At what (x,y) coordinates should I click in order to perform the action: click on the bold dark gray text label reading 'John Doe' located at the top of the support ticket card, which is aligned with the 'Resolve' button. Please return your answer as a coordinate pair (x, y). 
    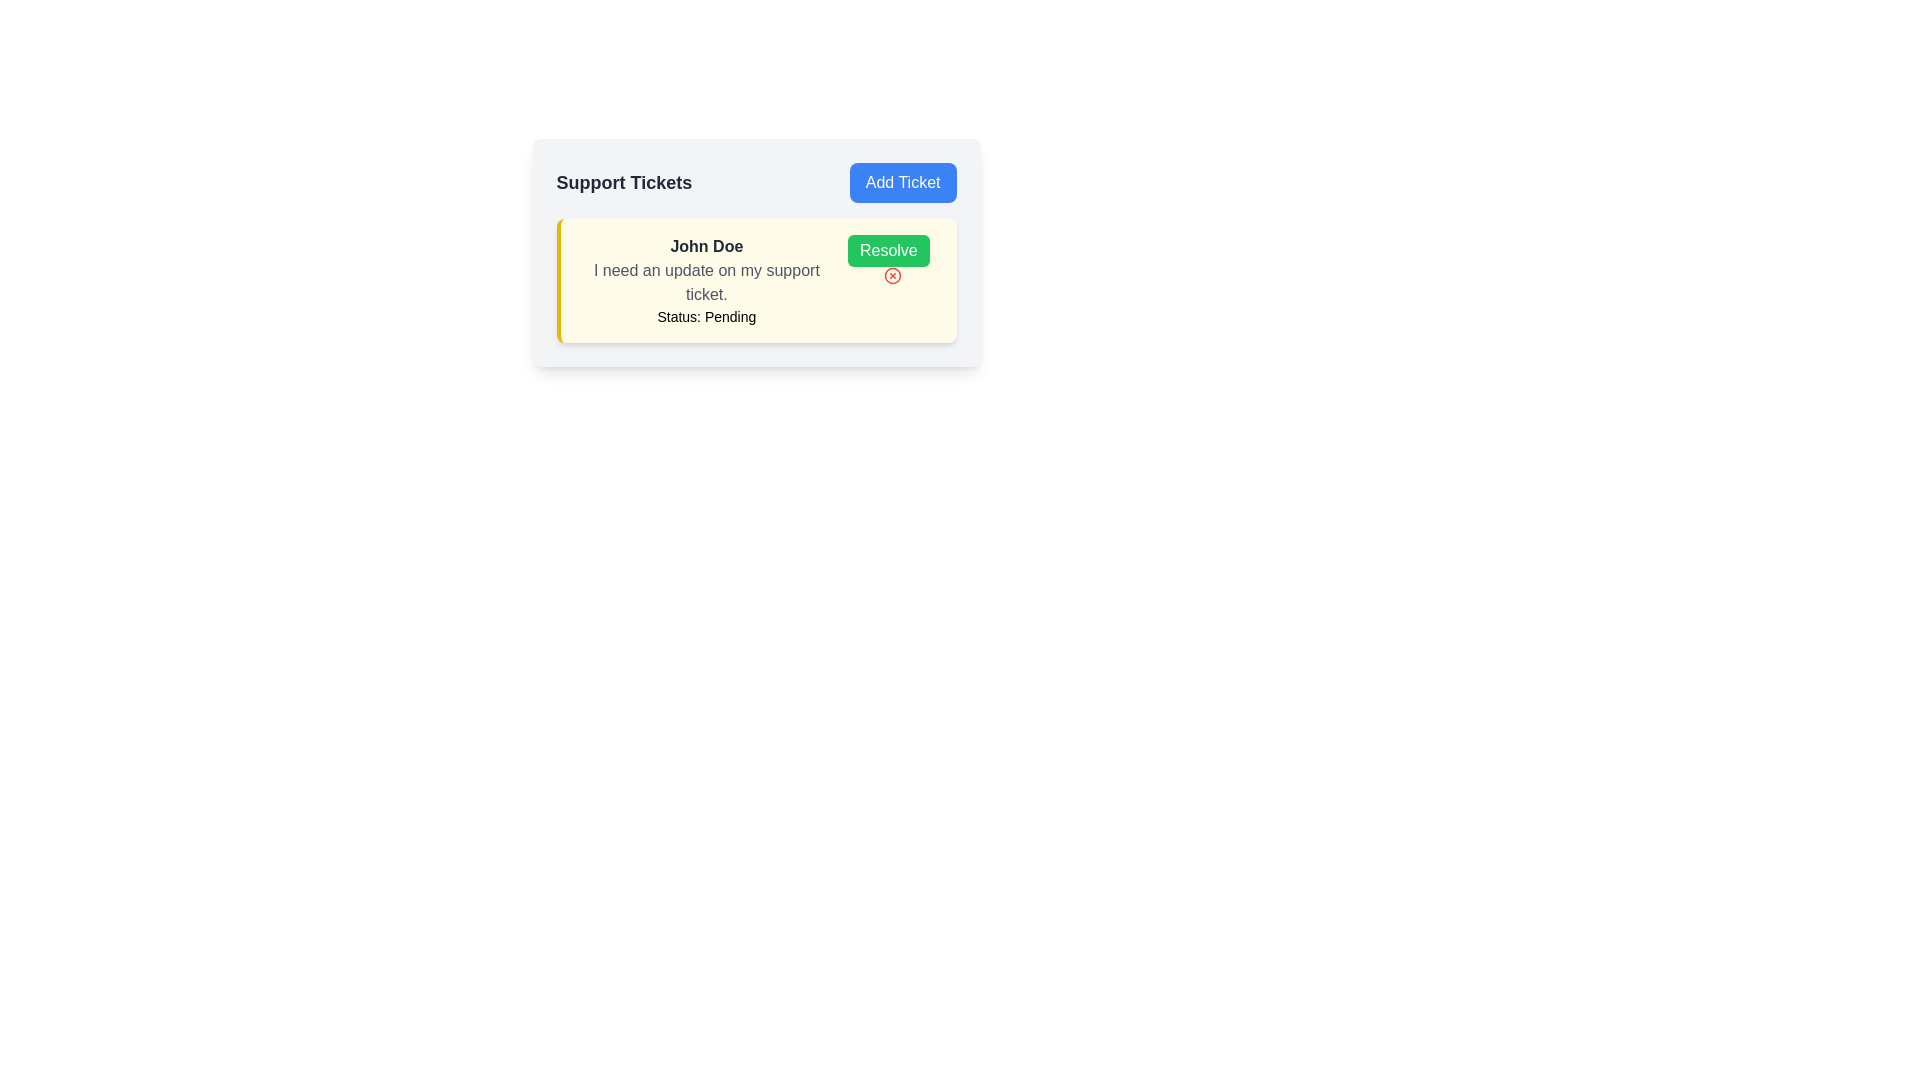
    Looking at the image, I should click on (706, 245).